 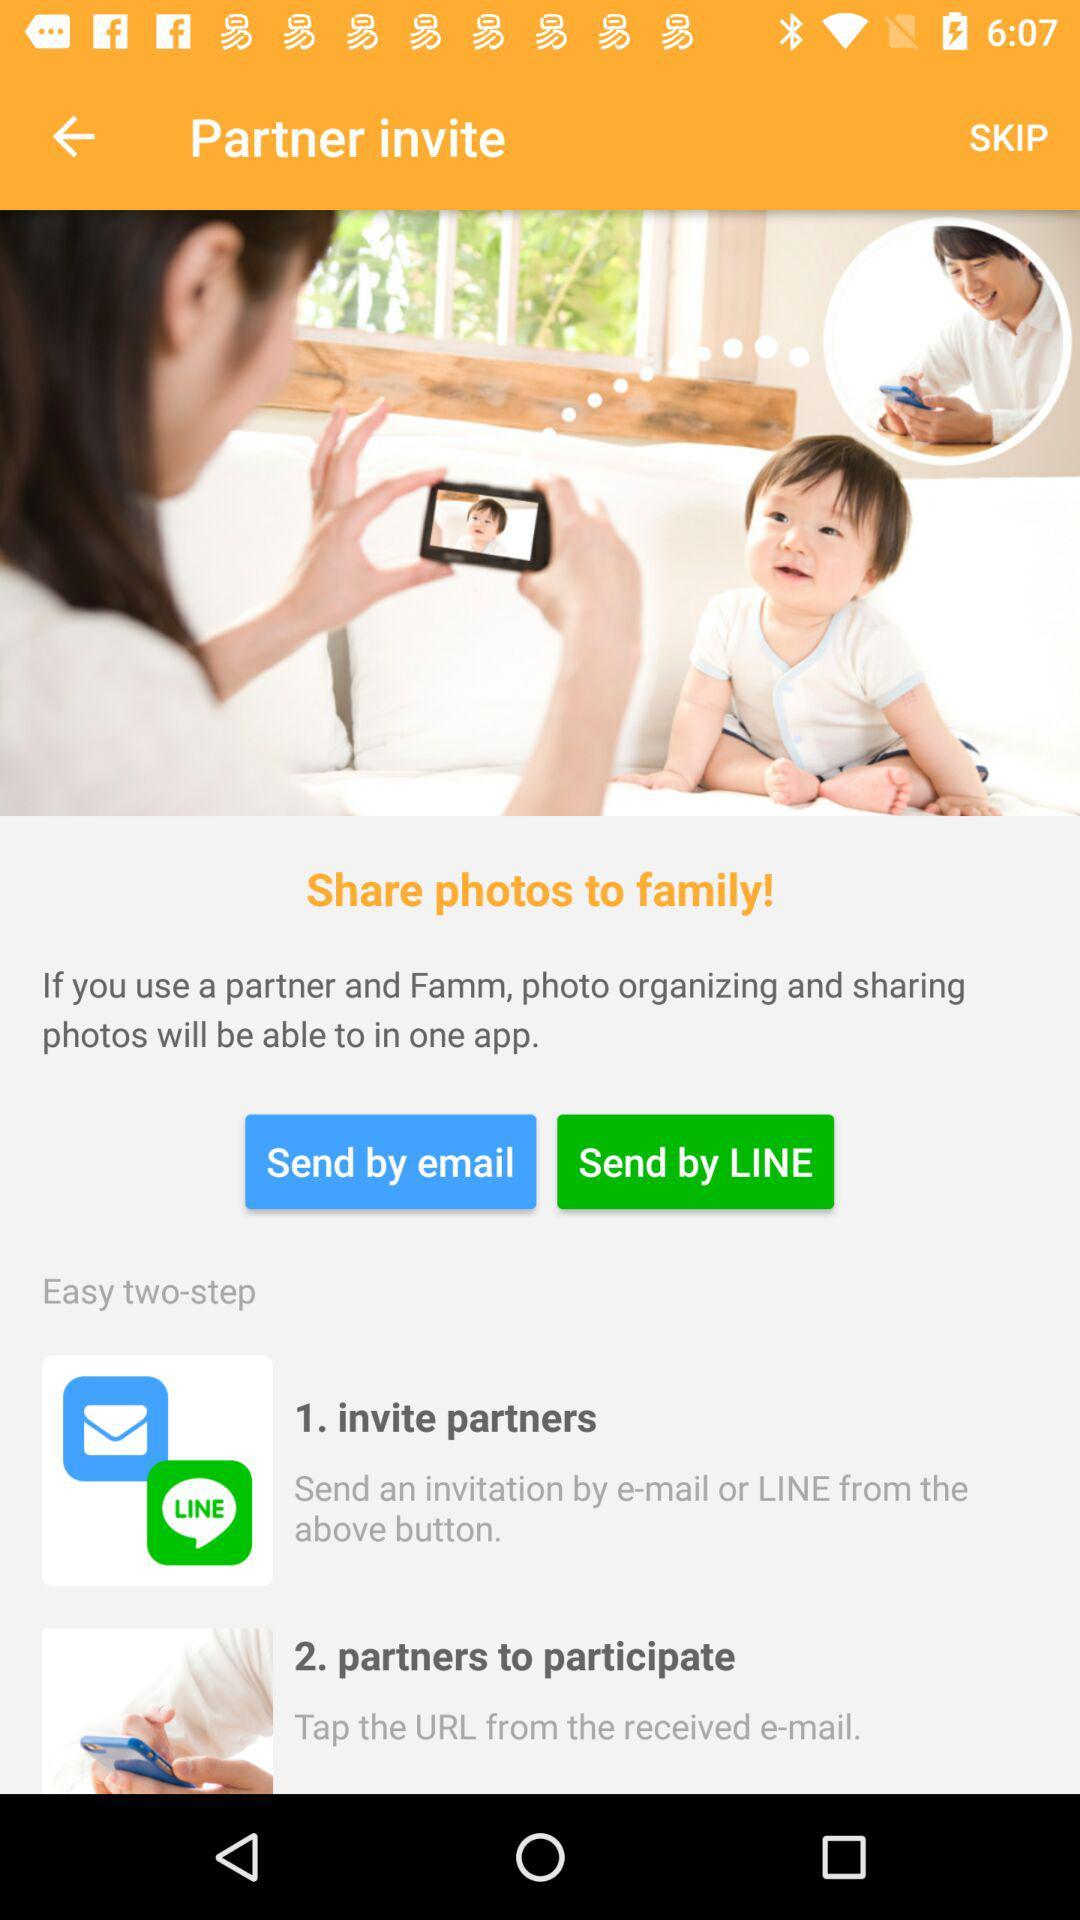 What do you see at coordinates (1008, 135) in the screenshot?
I see `the skip icon` at bounding box center [1008, 135].